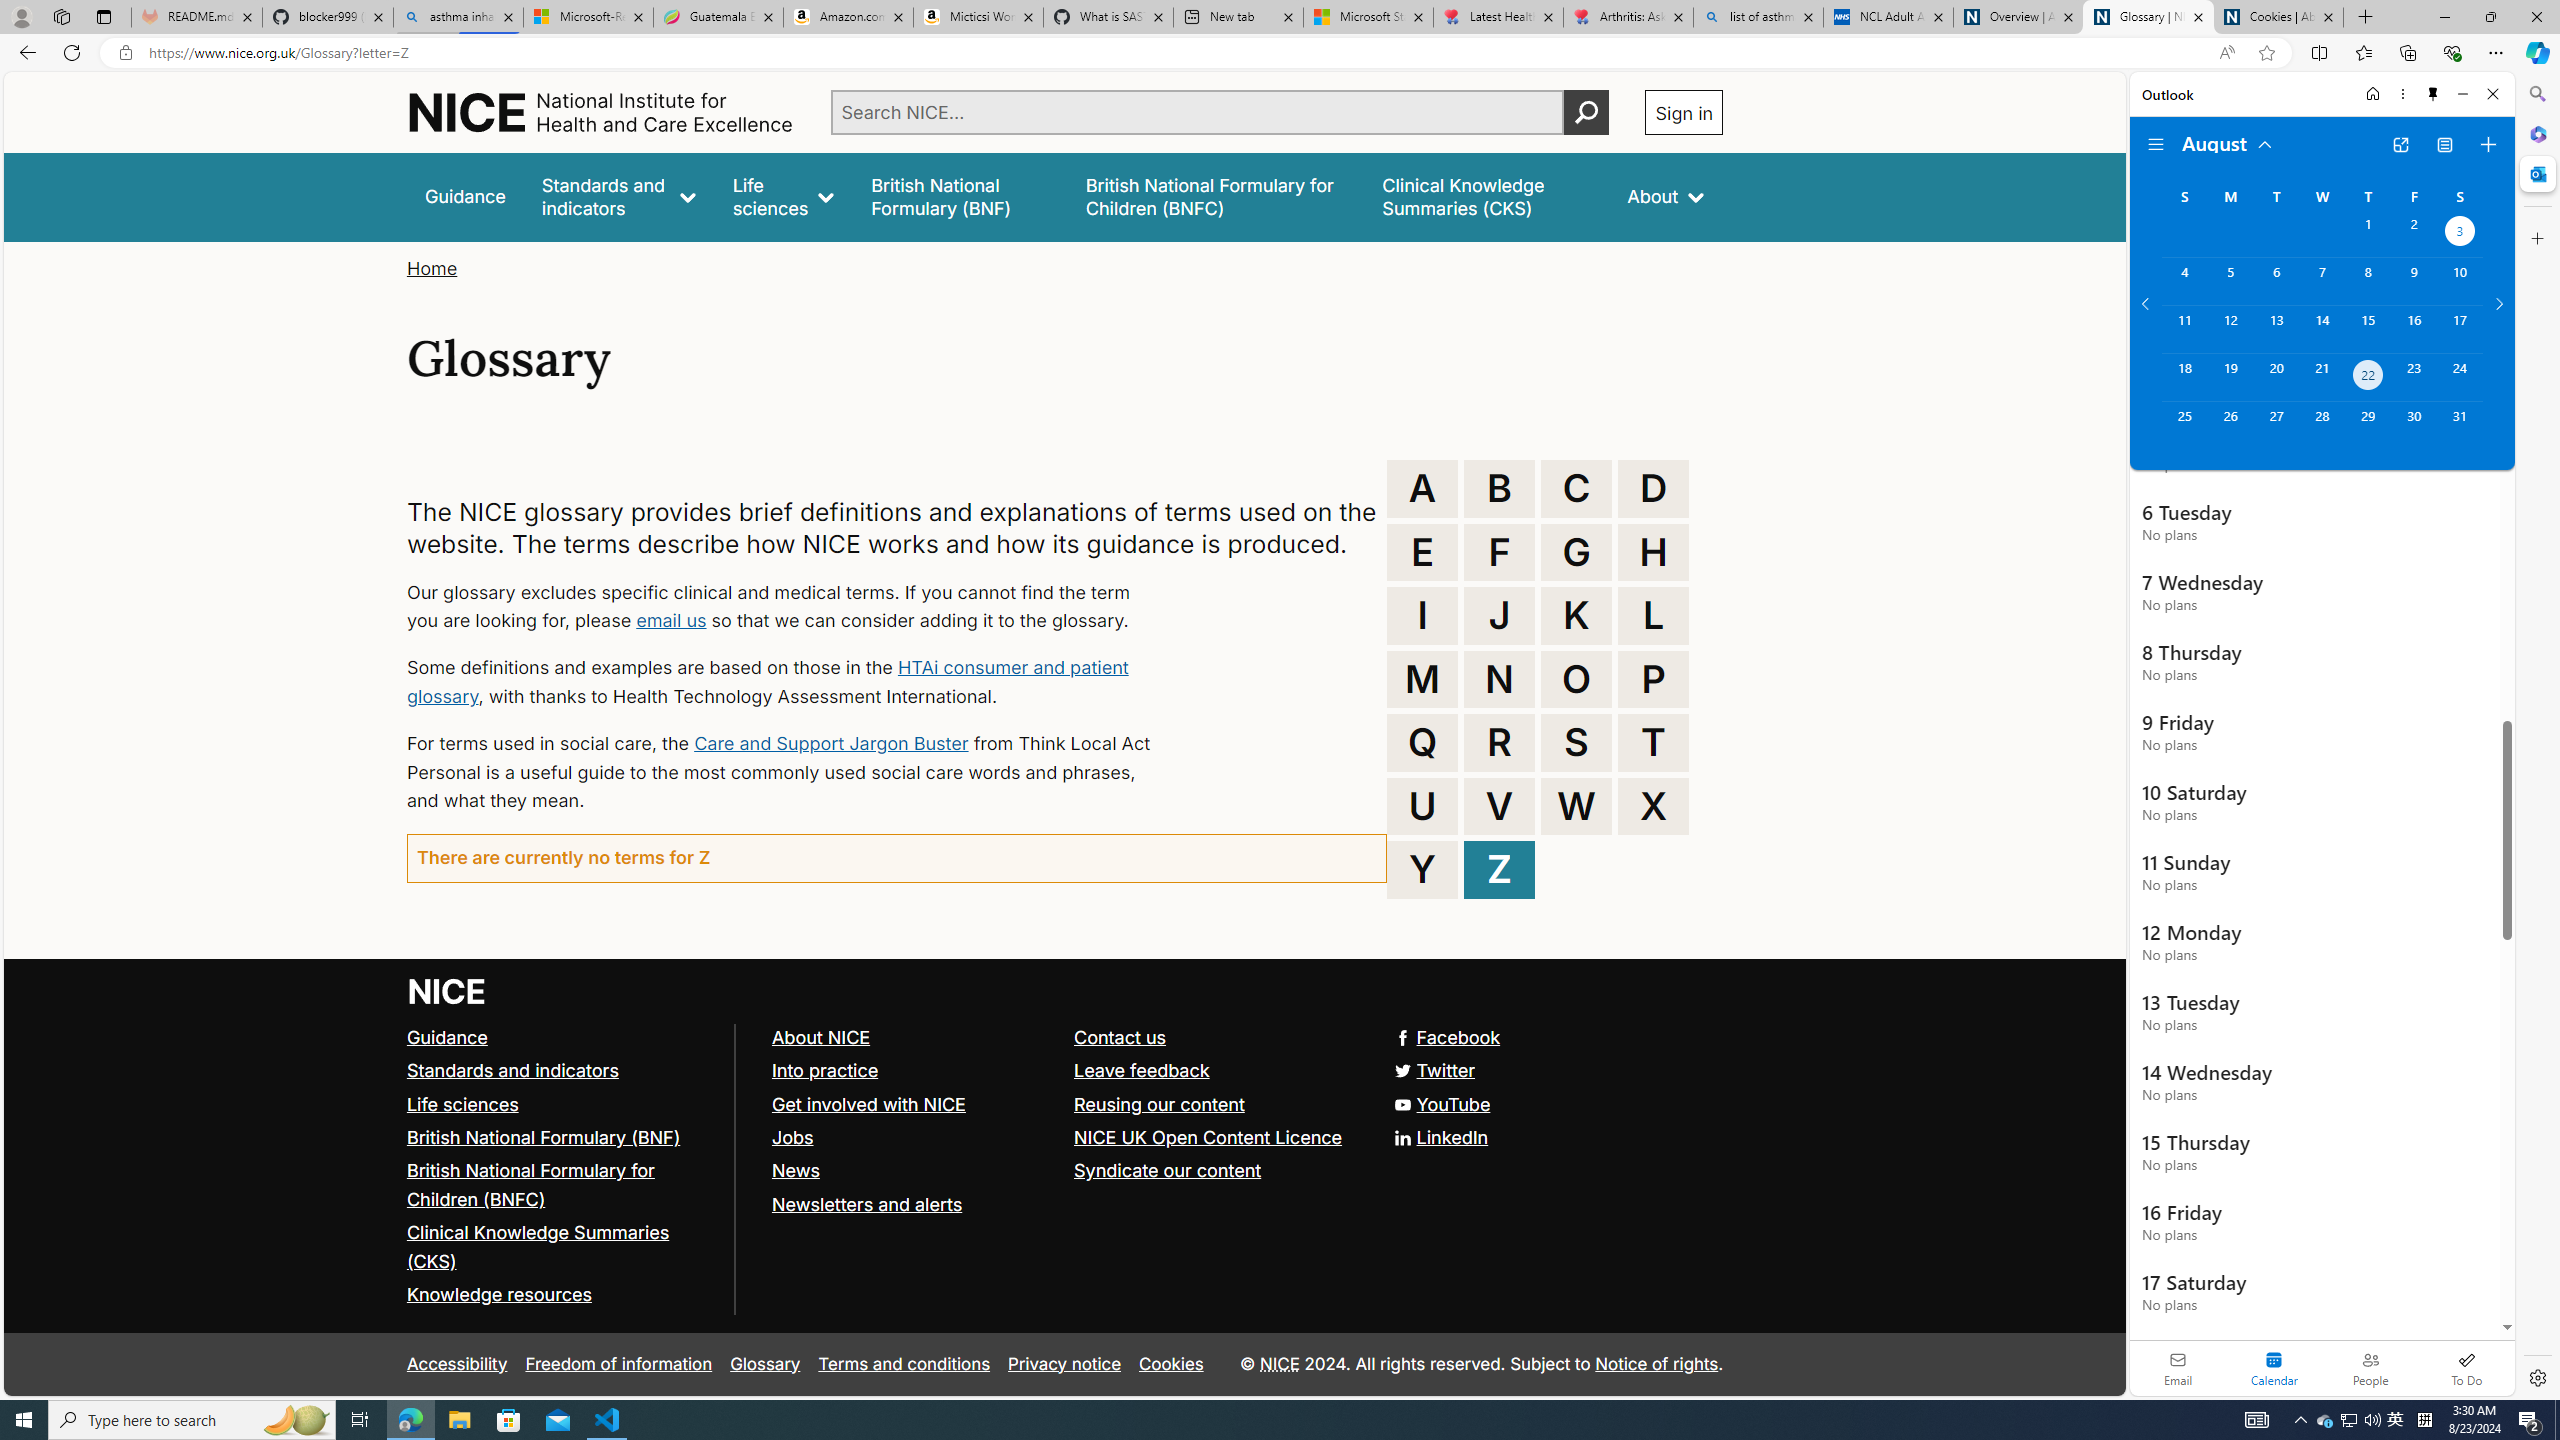 The height and width of the screenshot is (1440, 2560). I want to click on 'Y', so click(1422, 869).